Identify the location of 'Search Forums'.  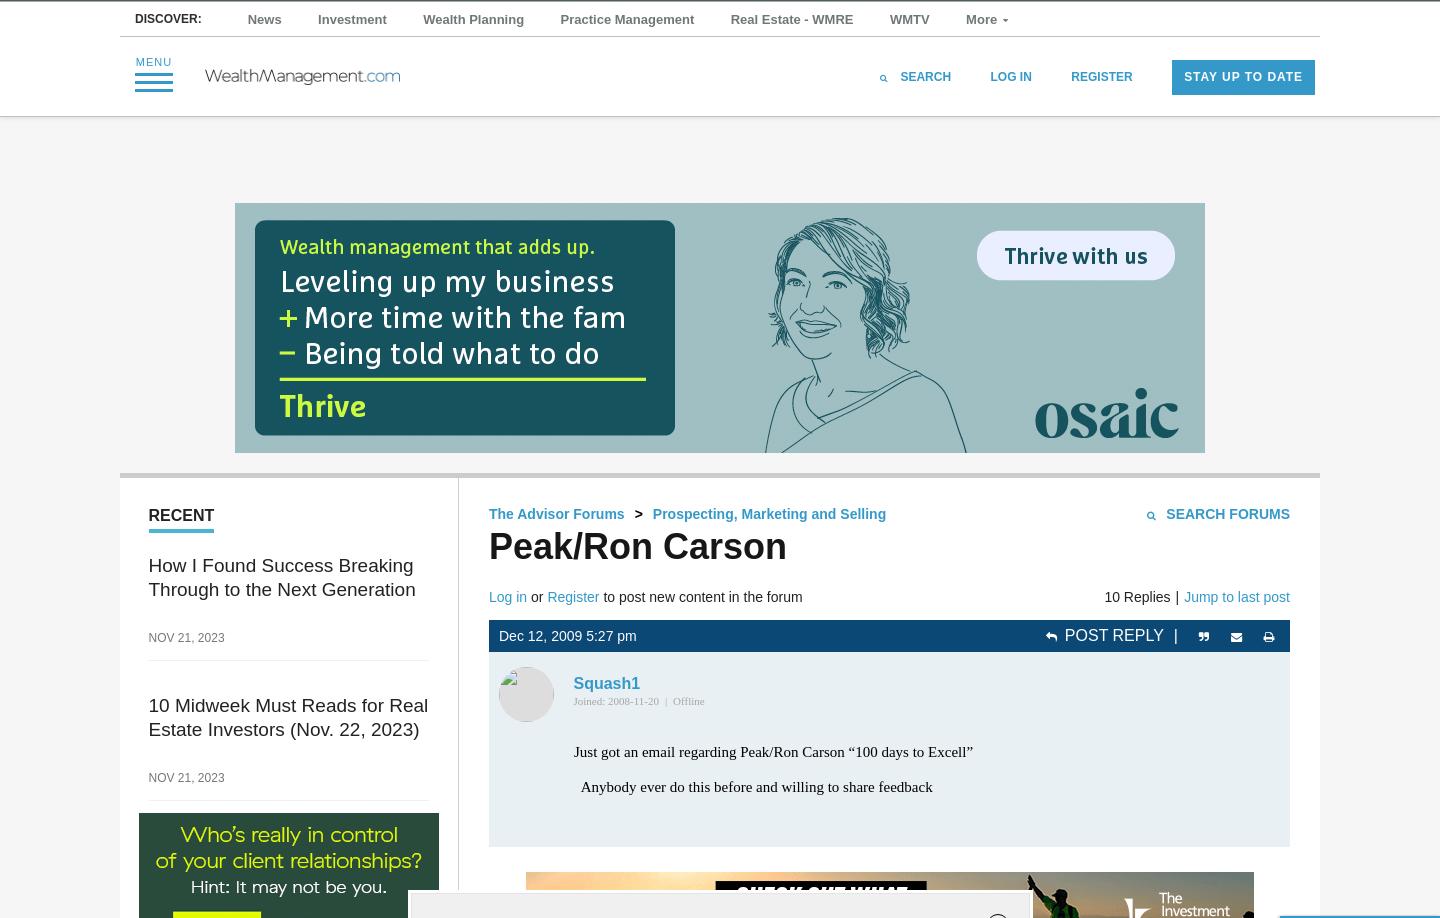
(1225, 512).